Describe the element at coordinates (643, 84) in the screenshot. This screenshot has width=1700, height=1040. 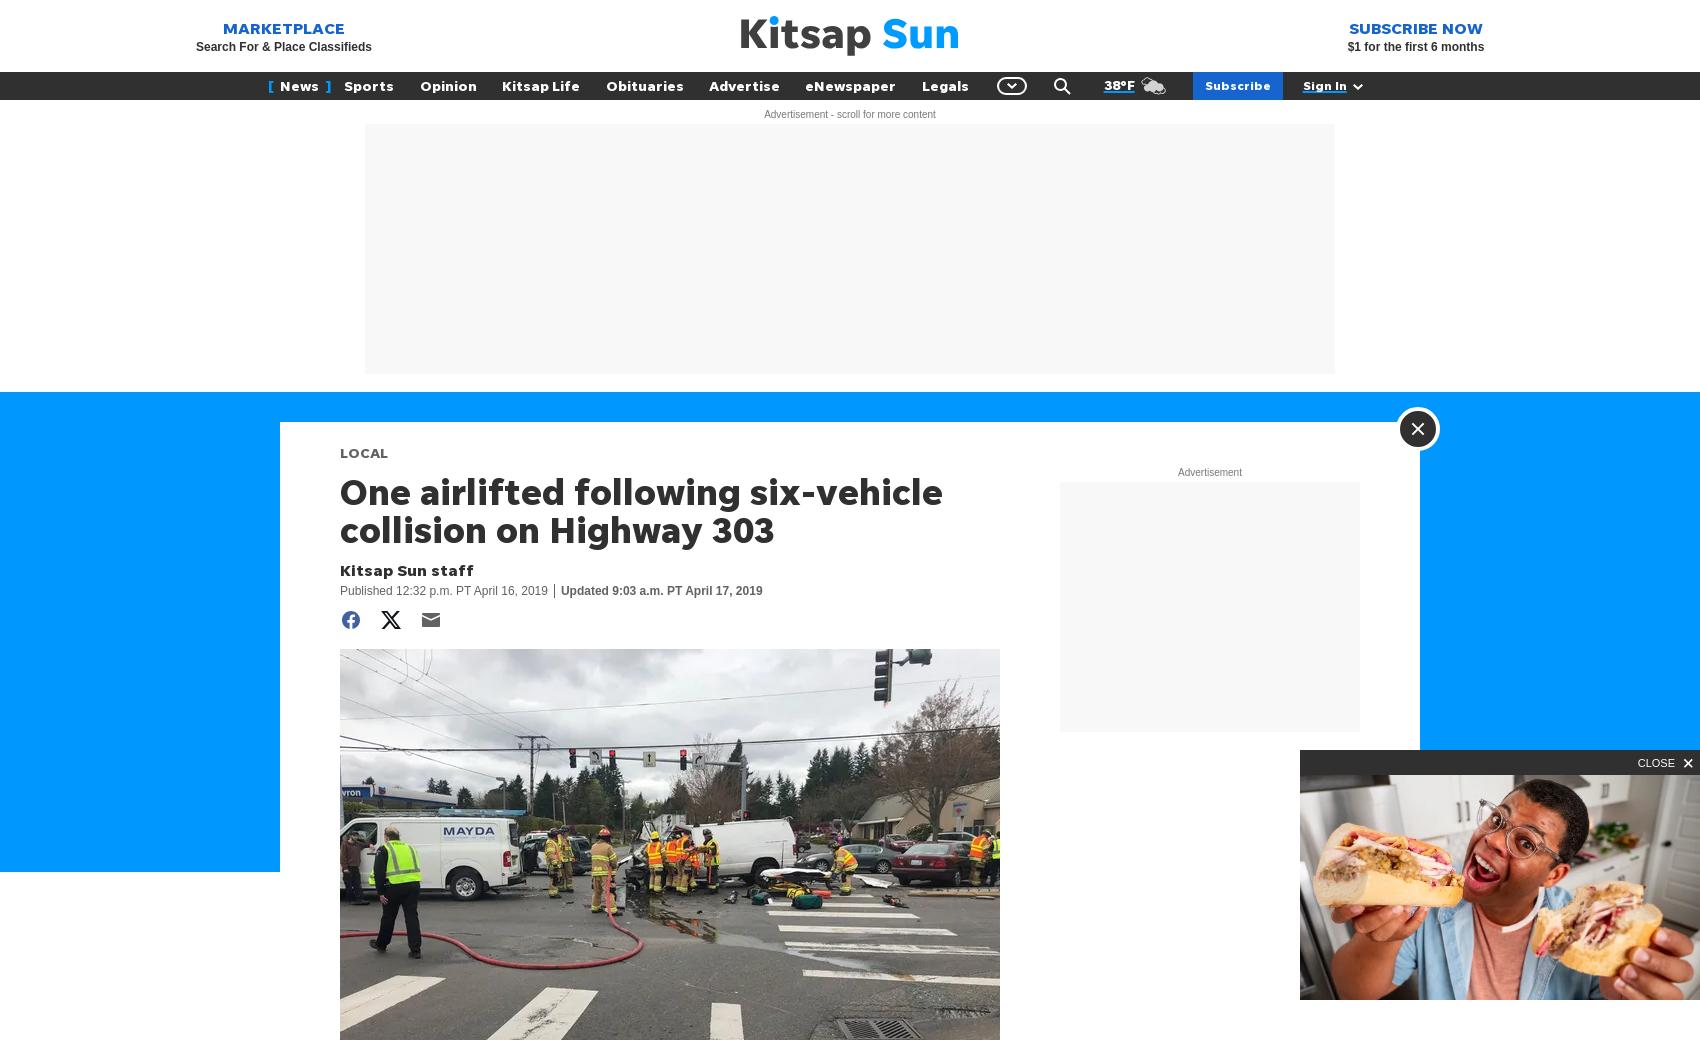
I see `'Obituaries'` at that location.